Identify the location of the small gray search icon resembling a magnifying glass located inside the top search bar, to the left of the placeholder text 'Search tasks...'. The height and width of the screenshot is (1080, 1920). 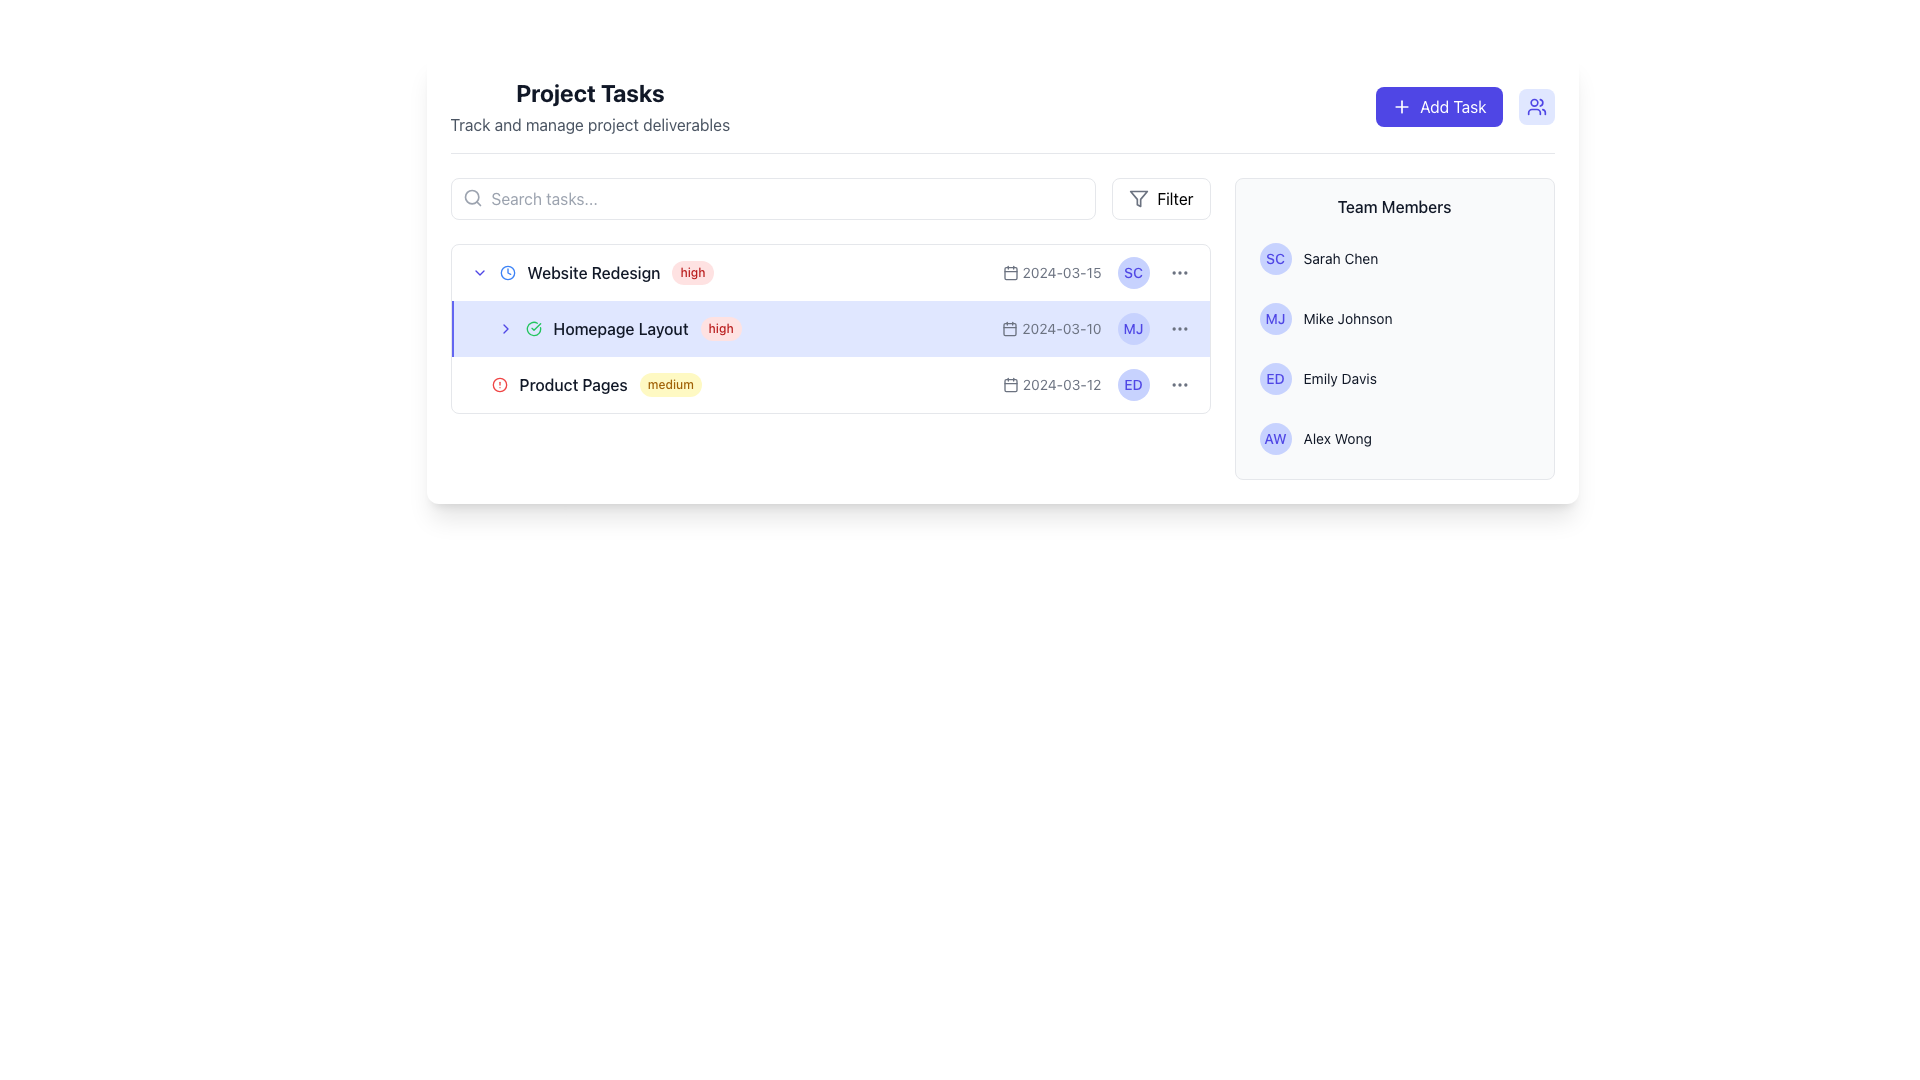
(471, 197).